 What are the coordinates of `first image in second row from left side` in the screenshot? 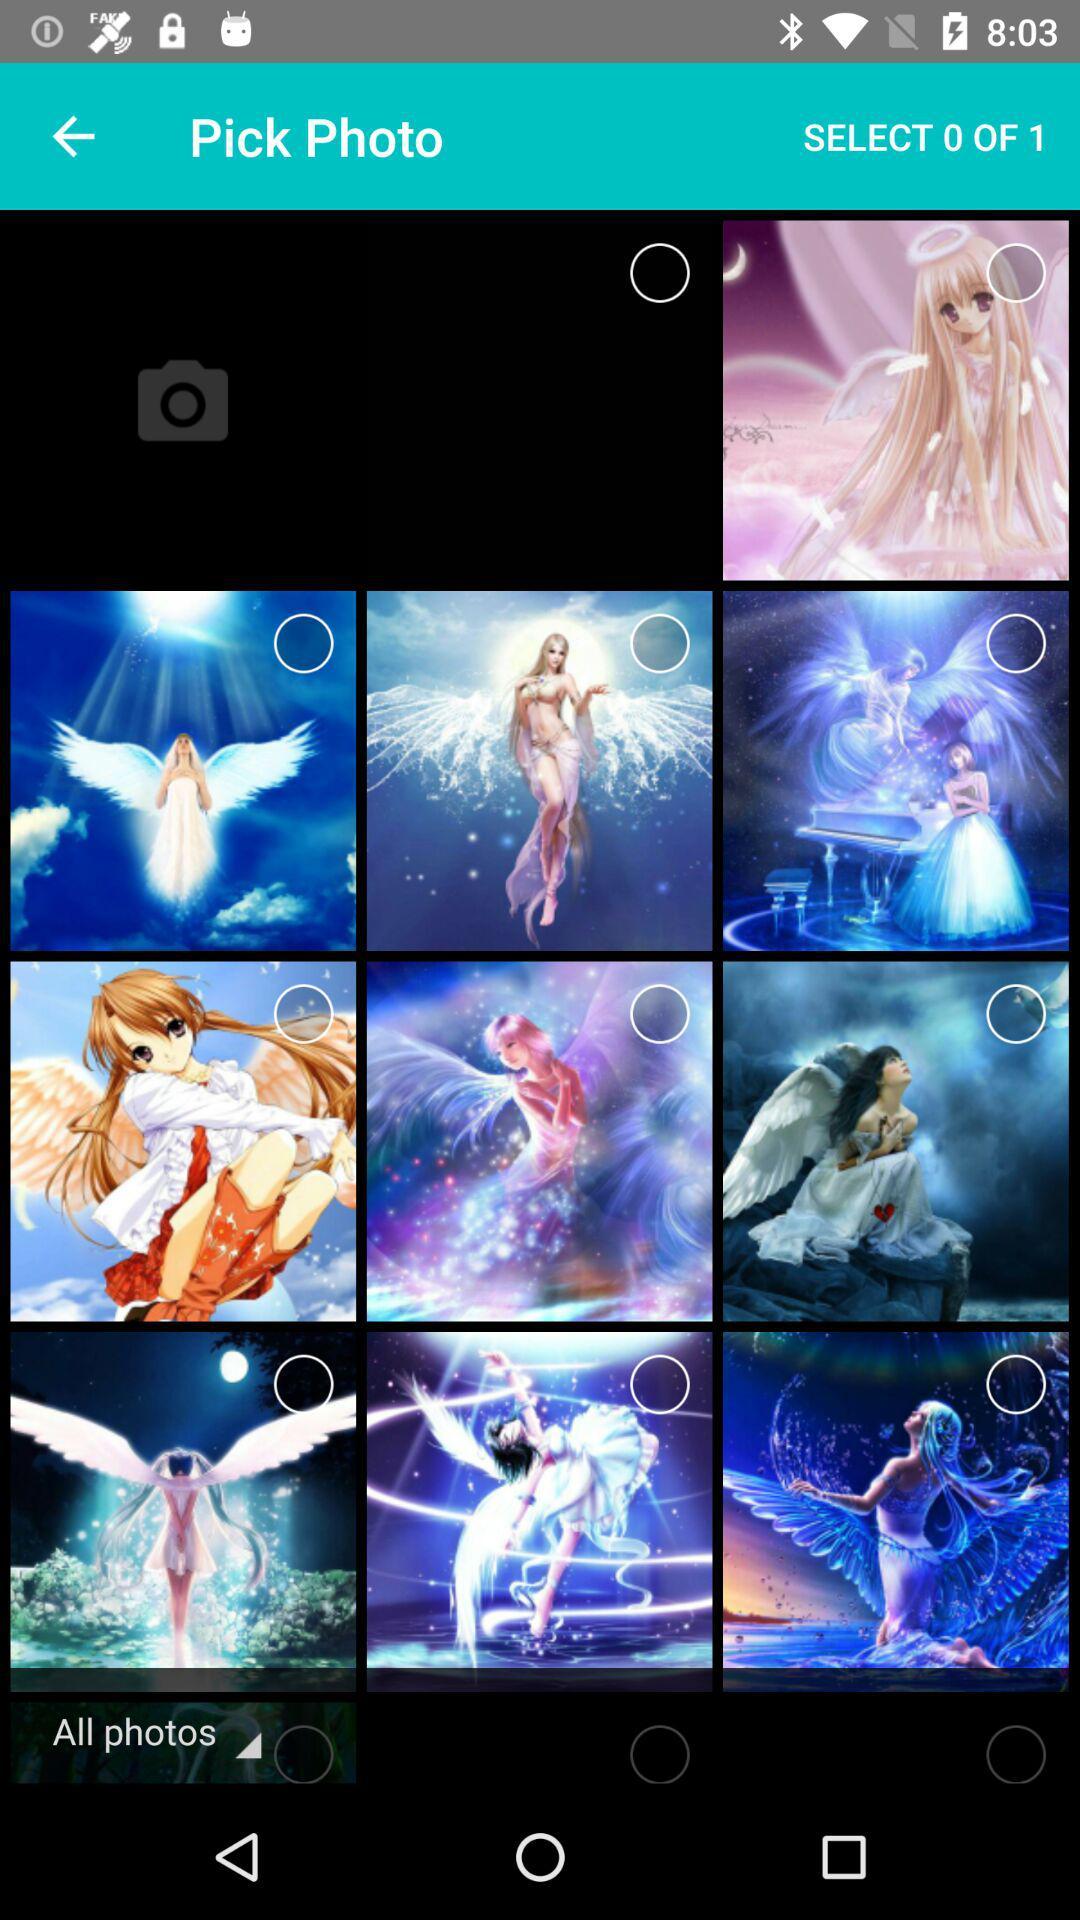 It's located at (183, 770).